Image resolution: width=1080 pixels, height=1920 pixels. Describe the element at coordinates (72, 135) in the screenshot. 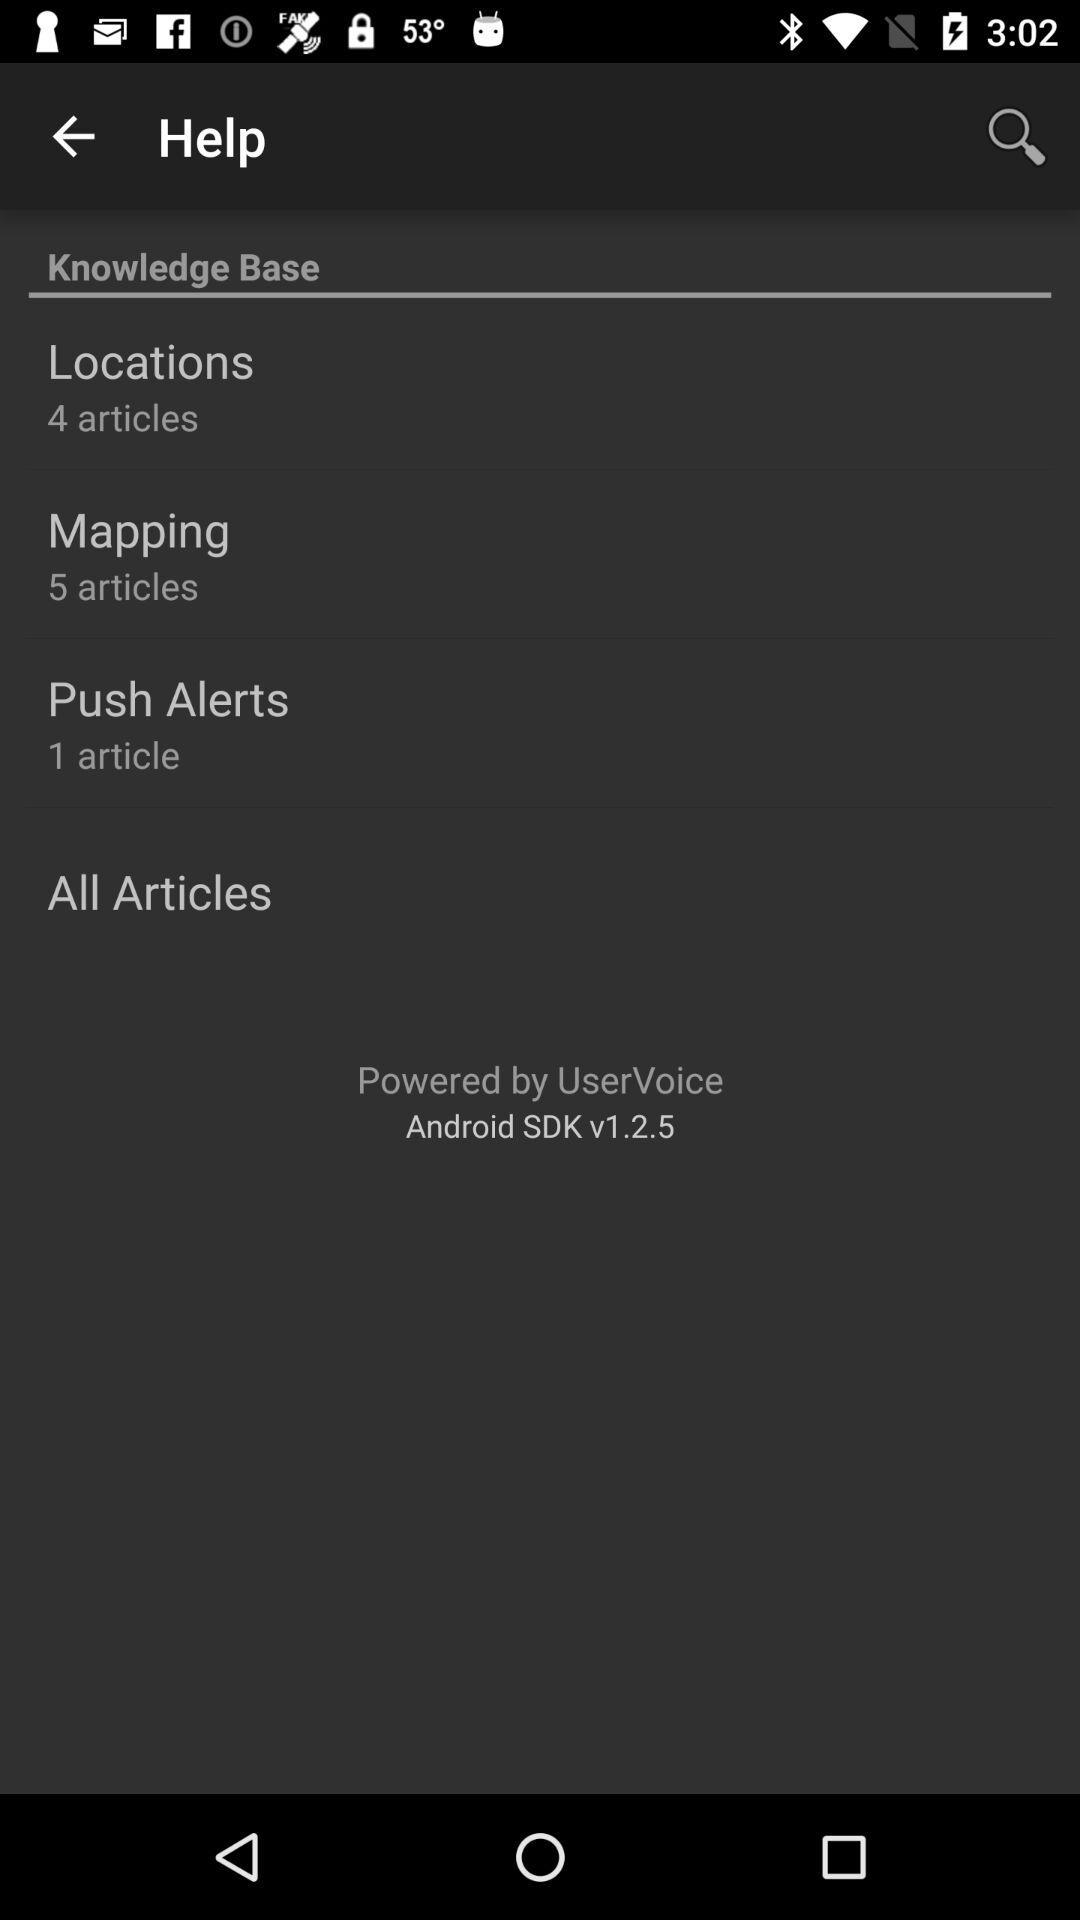

I see `the item above knowledge base icon` at that location.